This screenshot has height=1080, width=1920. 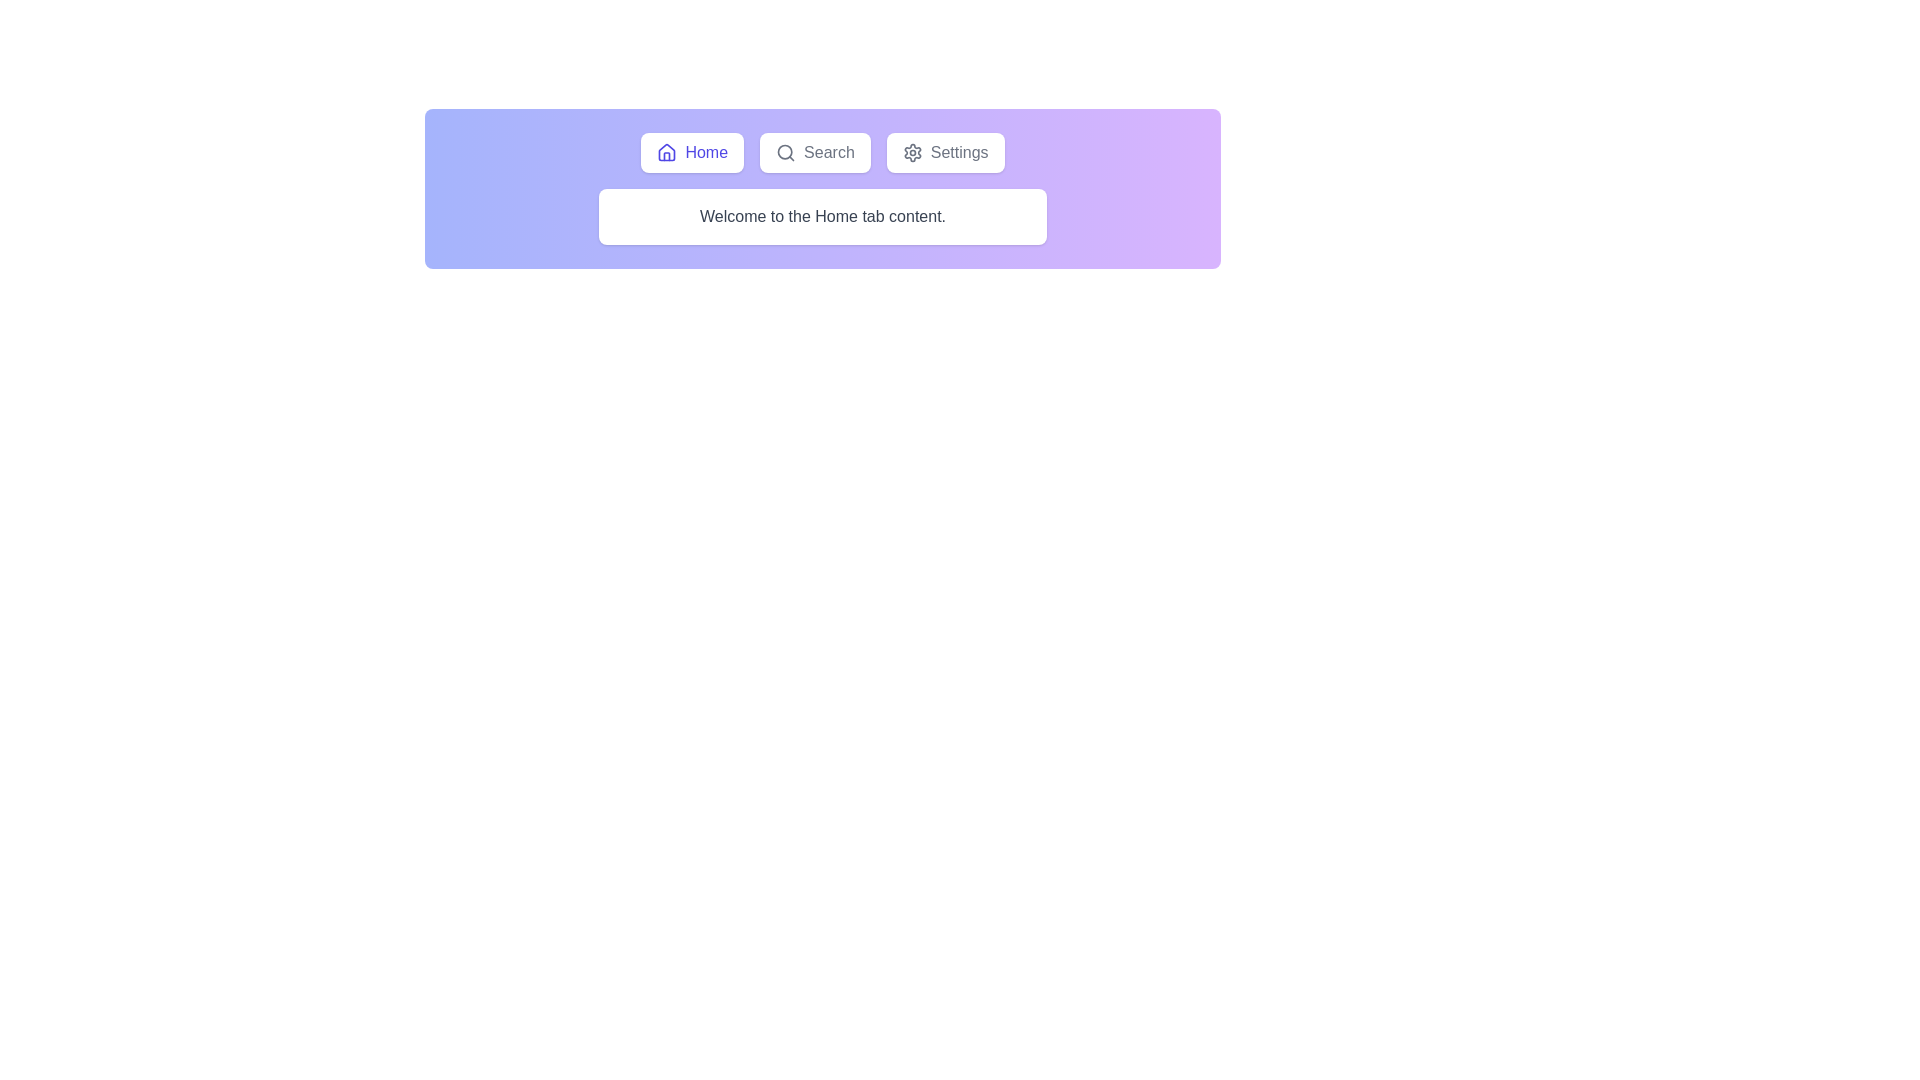 I want to click on the 'Home' button, which features an icon on the left side, so click(x=667, y=152).